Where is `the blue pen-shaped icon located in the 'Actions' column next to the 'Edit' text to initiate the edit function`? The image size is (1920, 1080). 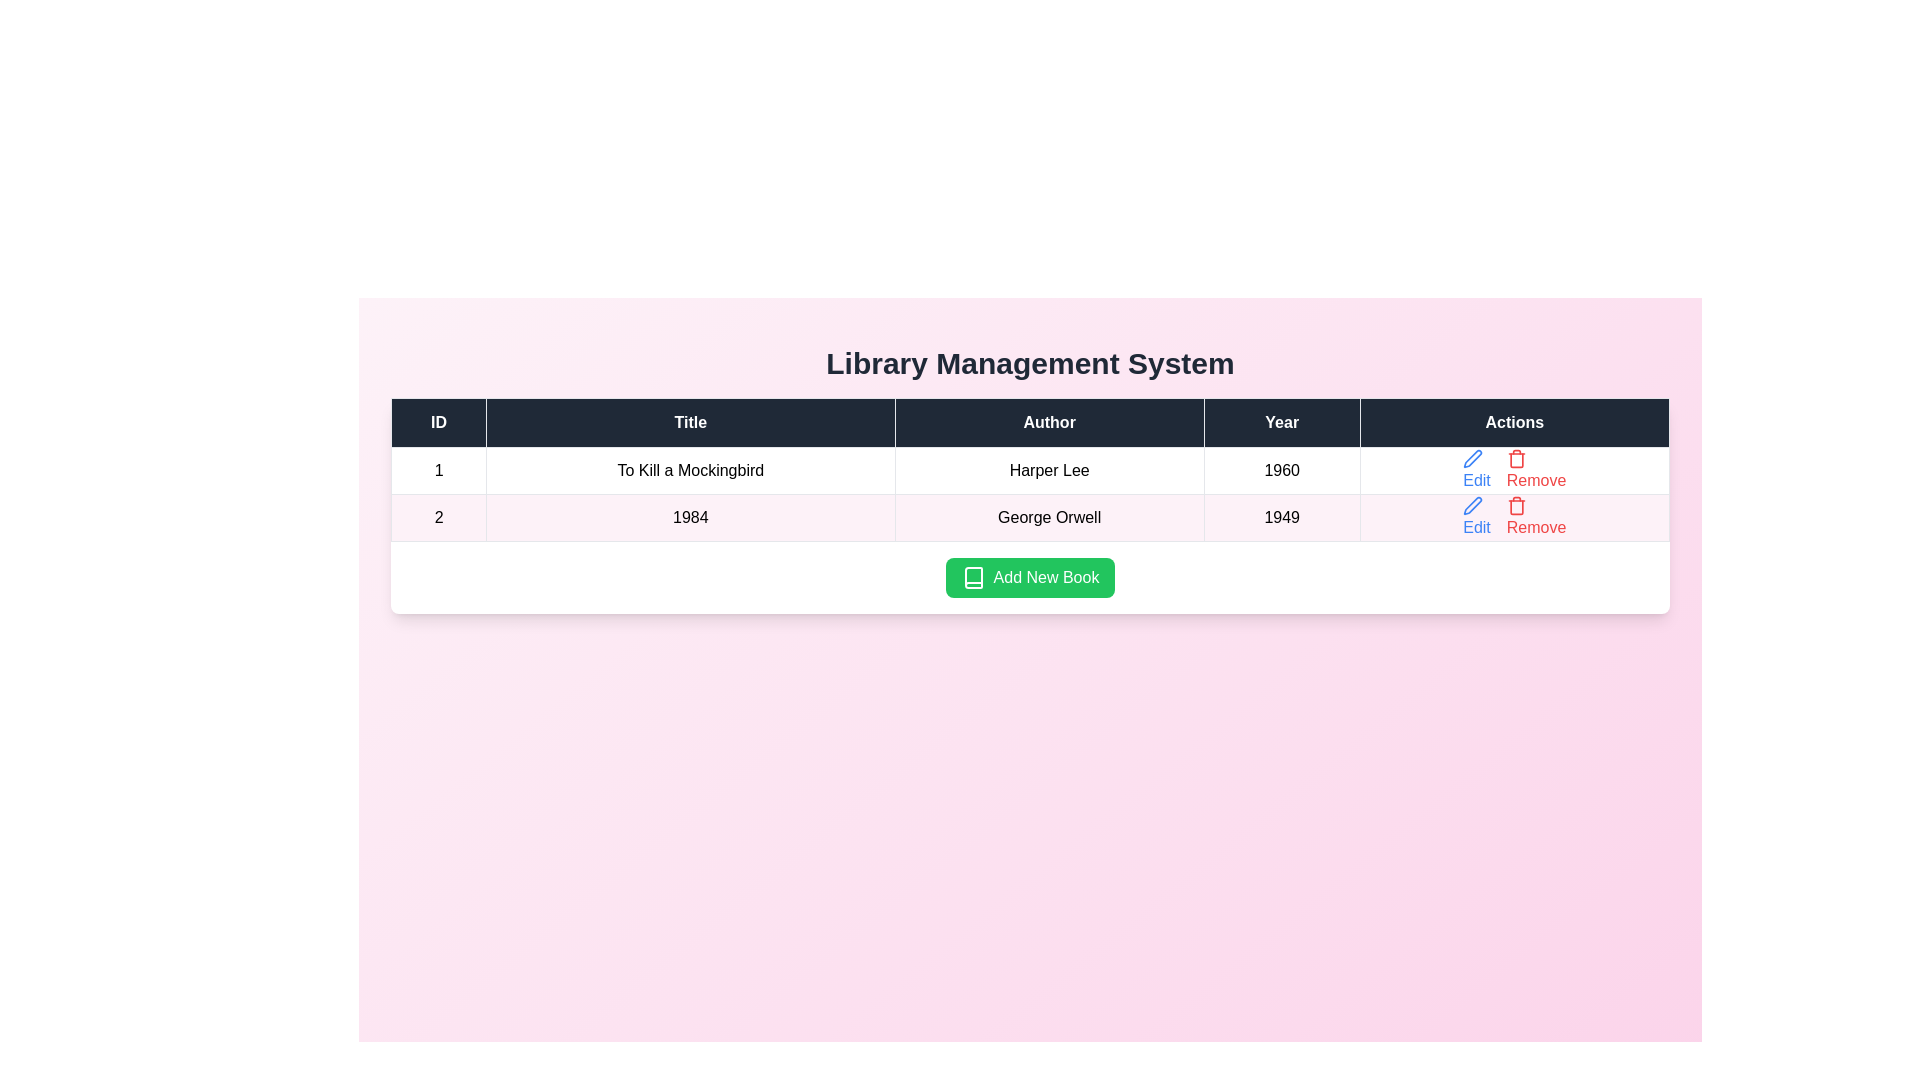 the blue pen-shaped icon located in the 'Actions' column next to the 'Edit' text to initiate the edit function is located at coordinates (1473, 459).